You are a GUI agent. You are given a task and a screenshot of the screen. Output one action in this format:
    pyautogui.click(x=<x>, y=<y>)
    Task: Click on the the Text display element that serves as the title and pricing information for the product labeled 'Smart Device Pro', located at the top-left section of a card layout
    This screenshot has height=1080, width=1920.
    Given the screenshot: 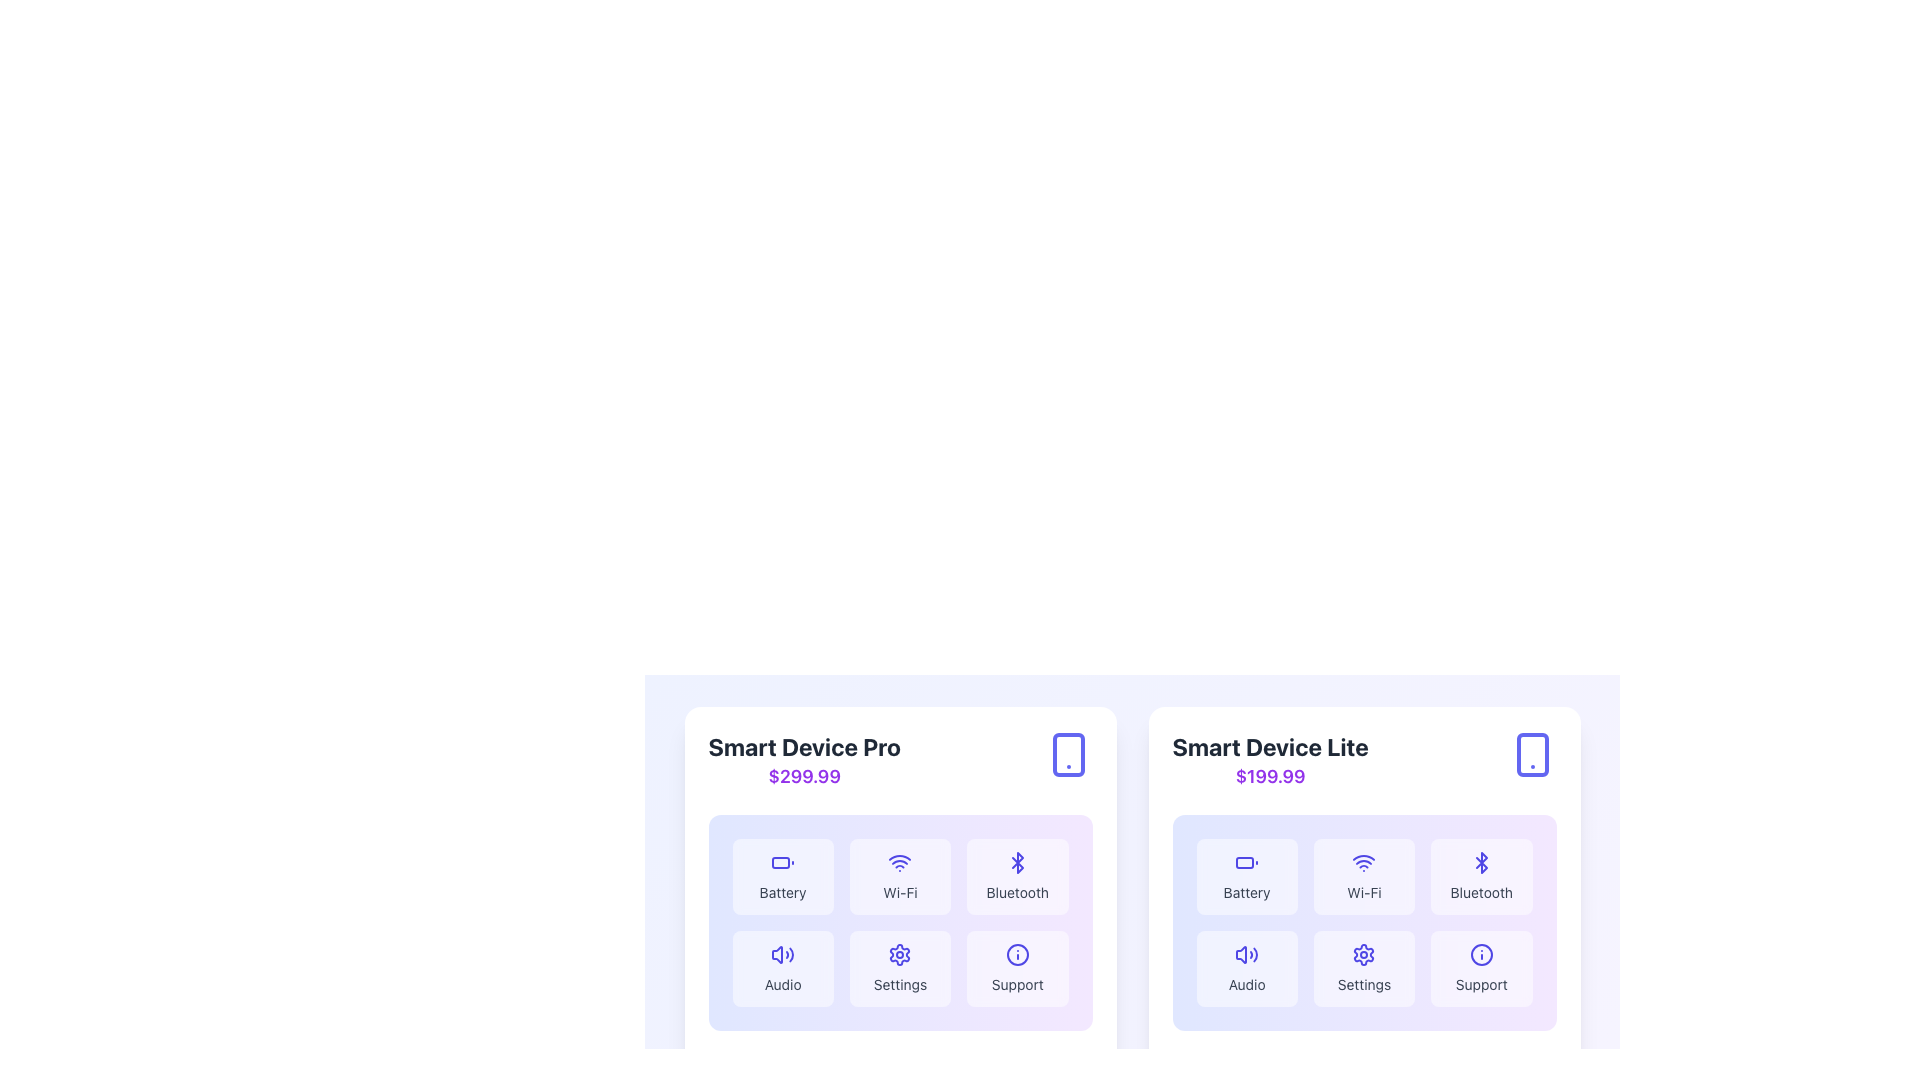 What is the action you would take?
    pyautogui.click(x=804, y=760)
    